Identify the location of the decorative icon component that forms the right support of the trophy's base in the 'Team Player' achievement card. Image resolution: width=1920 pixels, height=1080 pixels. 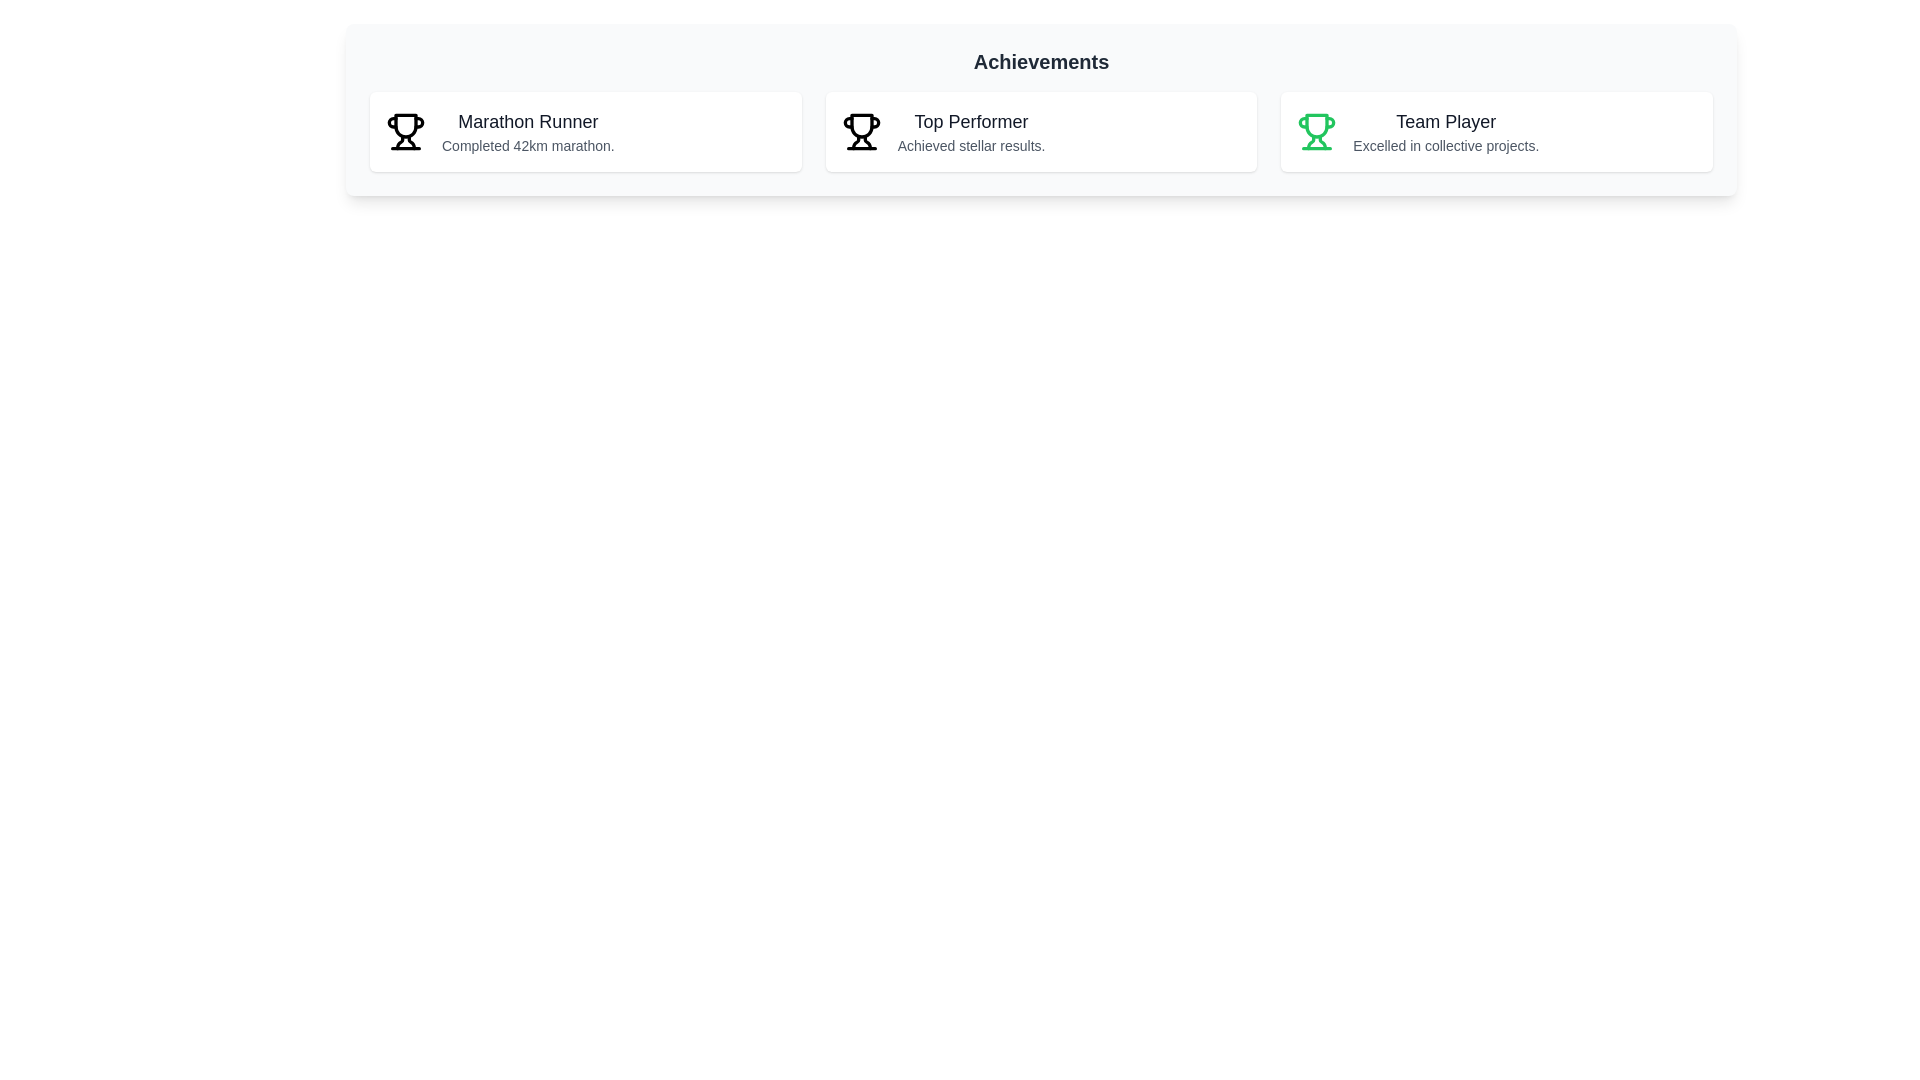
(1323, 141).